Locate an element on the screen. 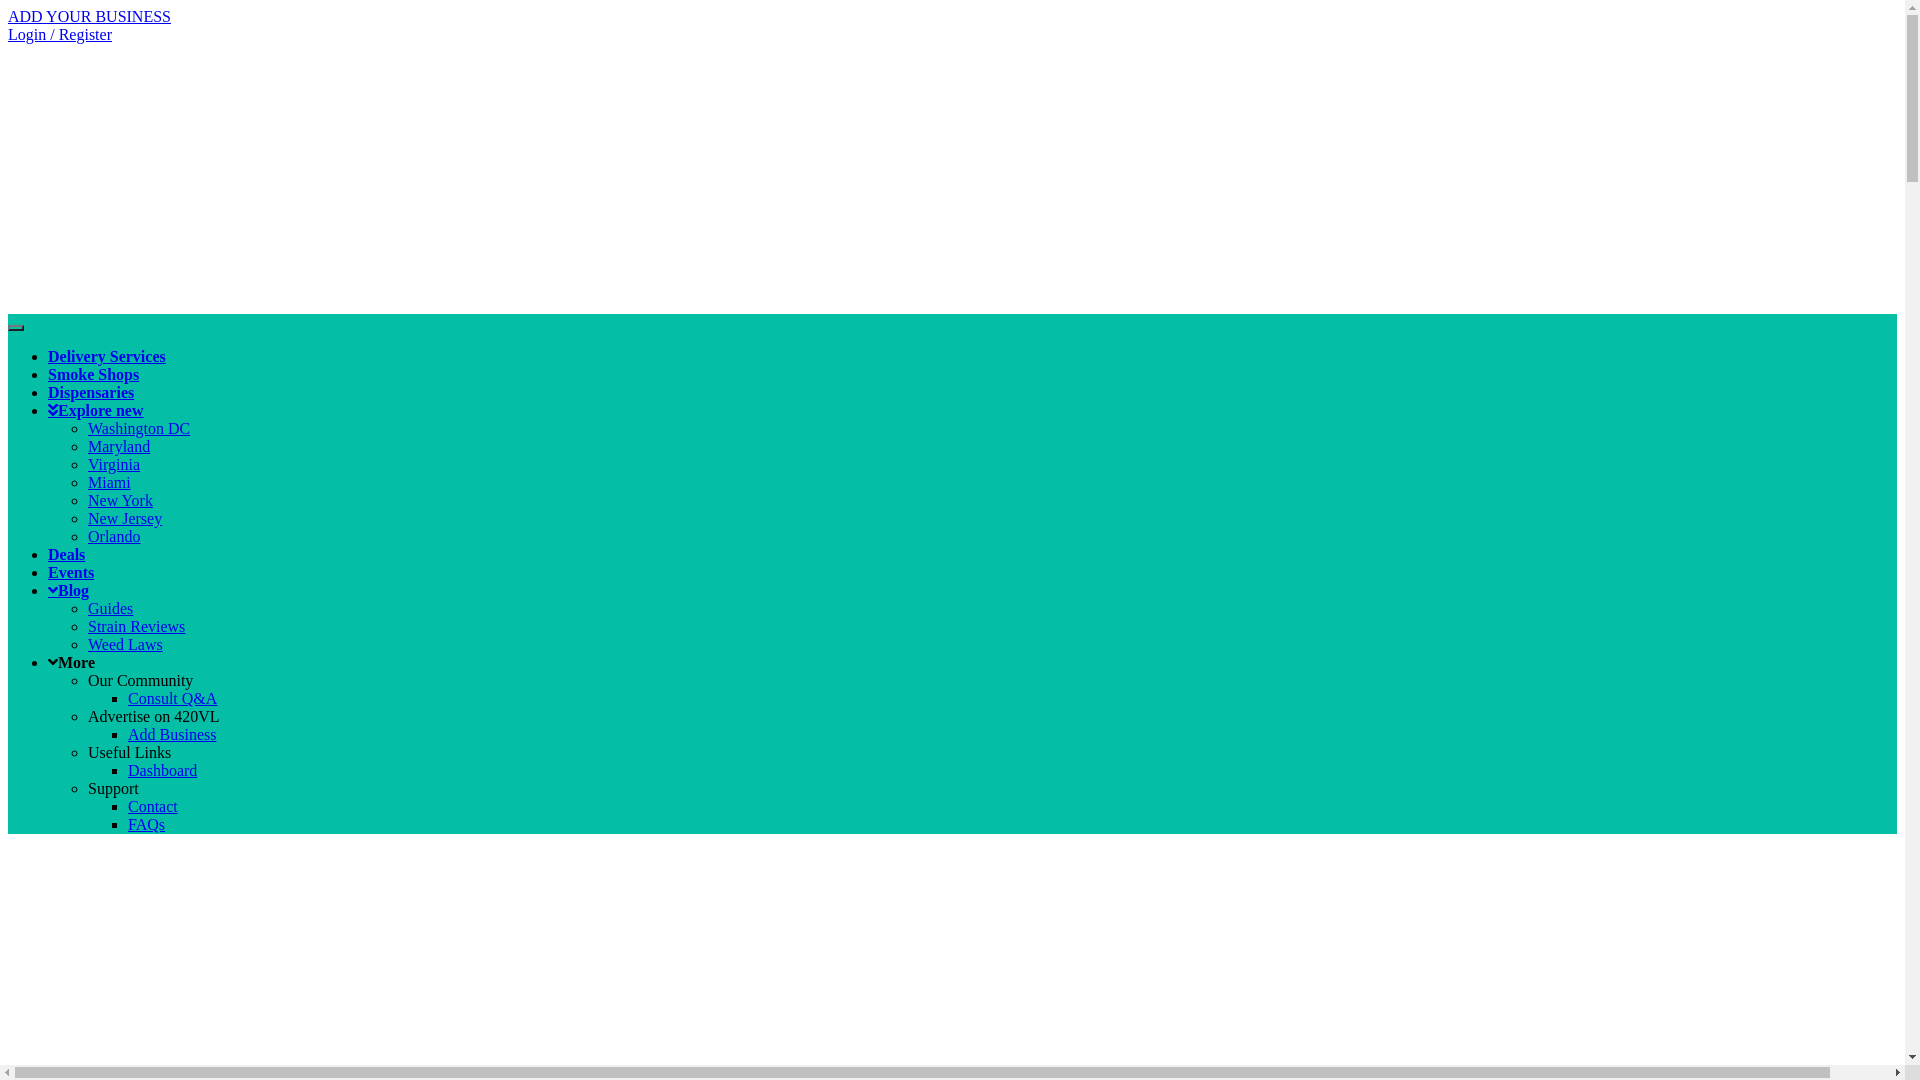 This screenshot has height=1080, width=1920. 'Dispensaries' is located at coordinates (48, 392).